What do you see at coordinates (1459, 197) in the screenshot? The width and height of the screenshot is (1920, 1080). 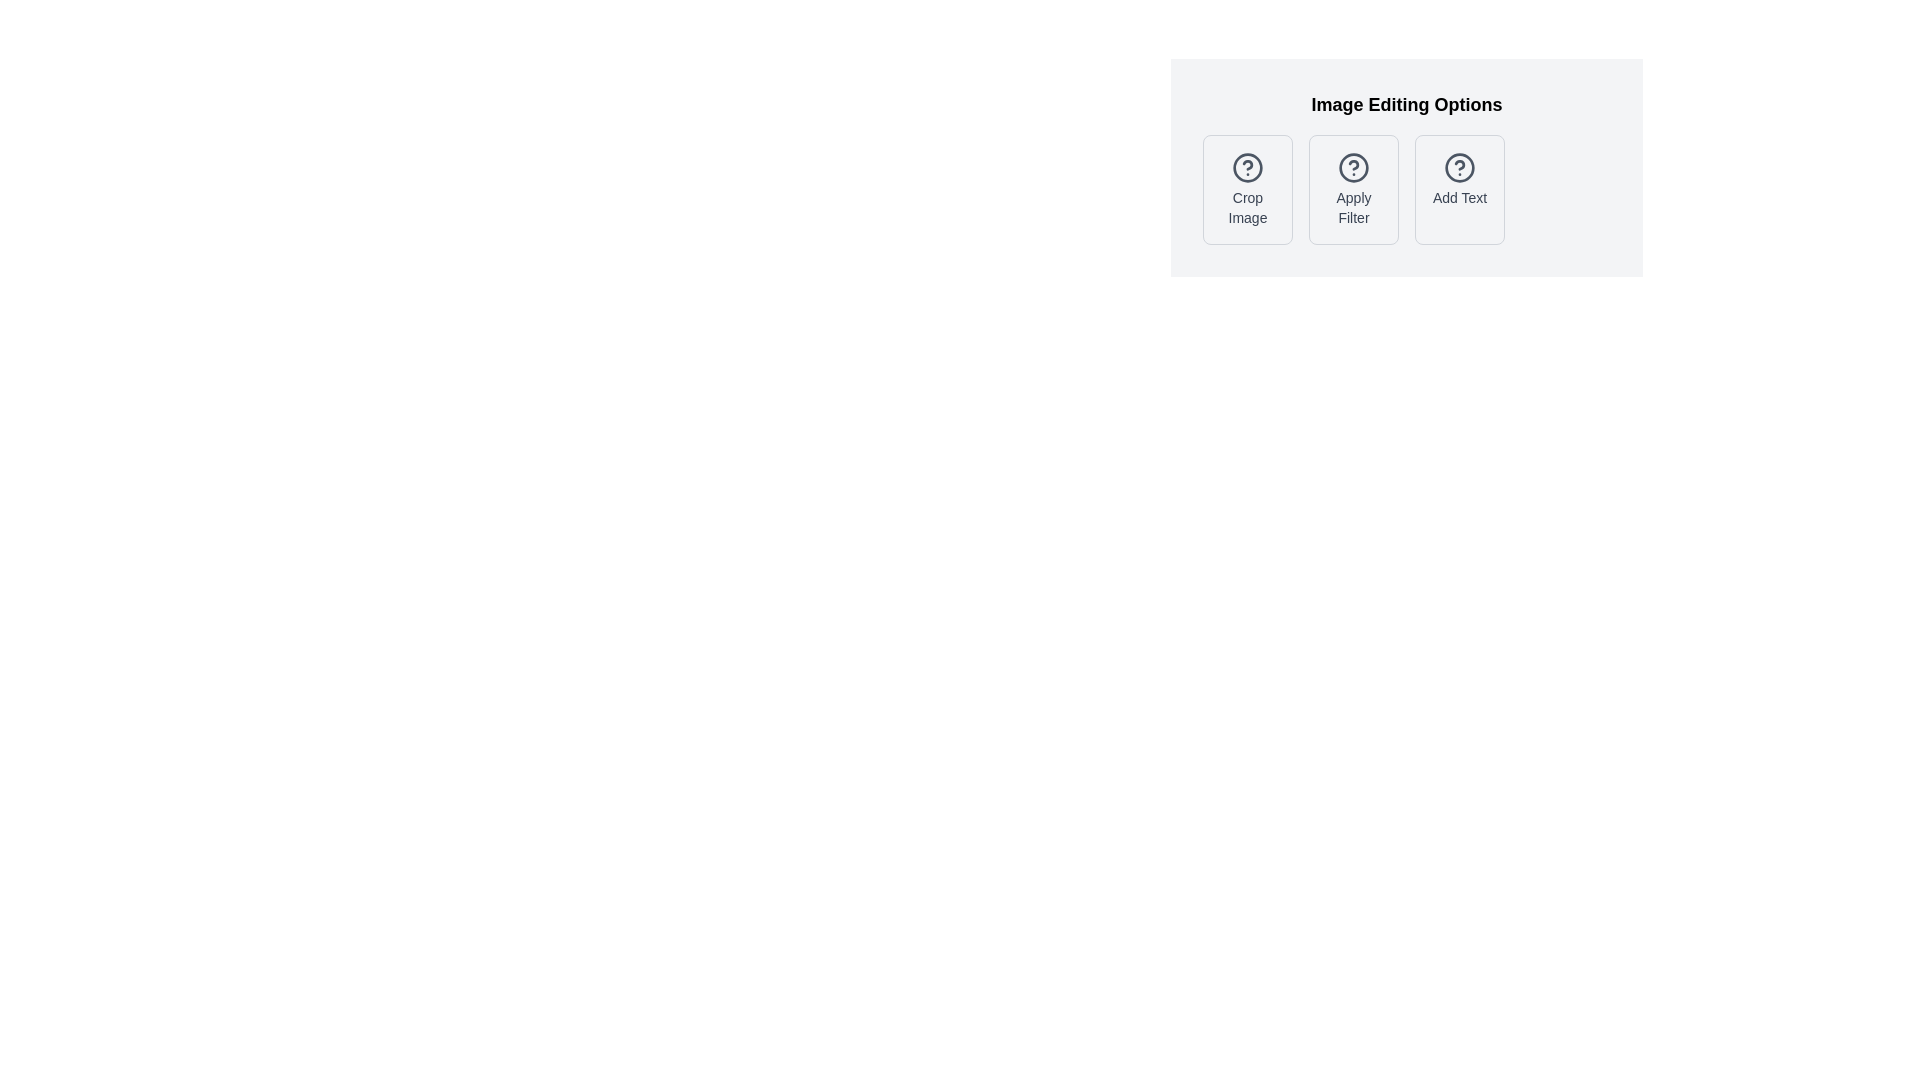 I see `the static text label indicating that the button allows users to add text to the image during editing, located below the icon in the third position from the left among the Image Editing Options` at bounding box center [1459, 197].